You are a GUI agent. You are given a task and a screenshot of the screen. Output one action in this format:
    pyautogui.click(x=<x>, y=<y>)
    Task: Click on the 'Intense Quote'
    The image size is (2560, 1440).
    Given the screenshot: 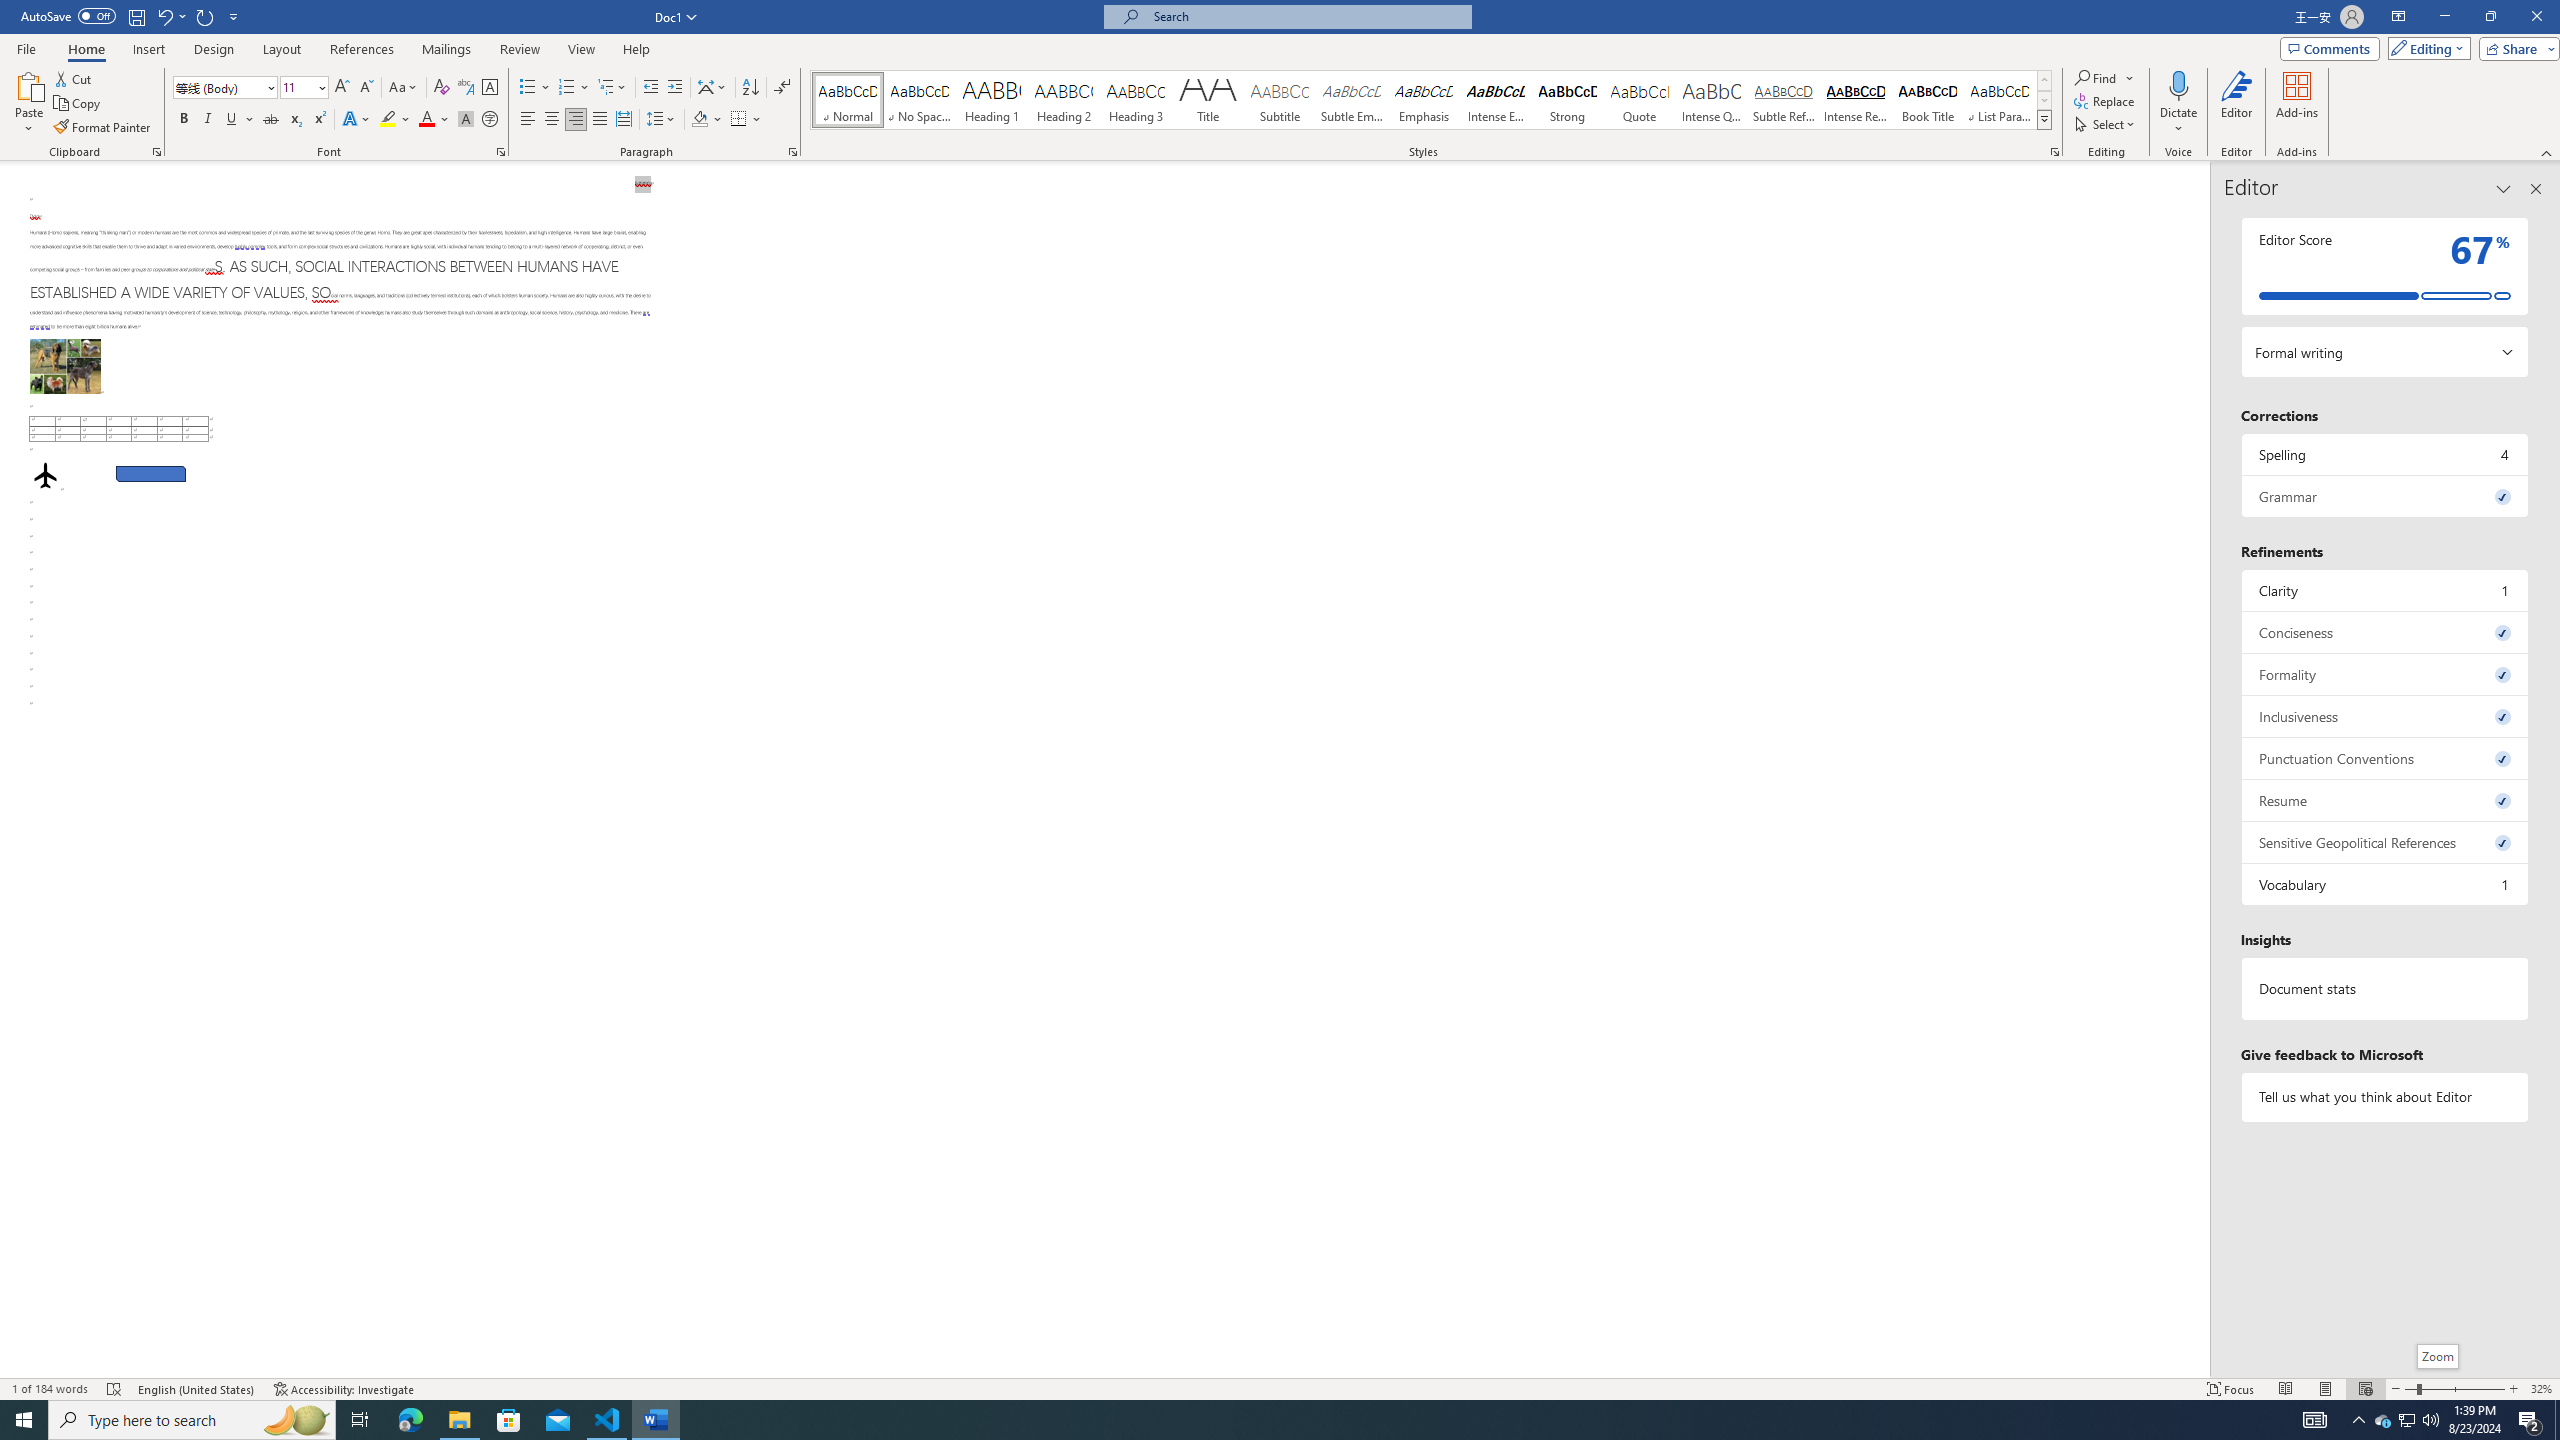 What is the action you would take?
    pyautogui.click(x=1712, y=99)
    